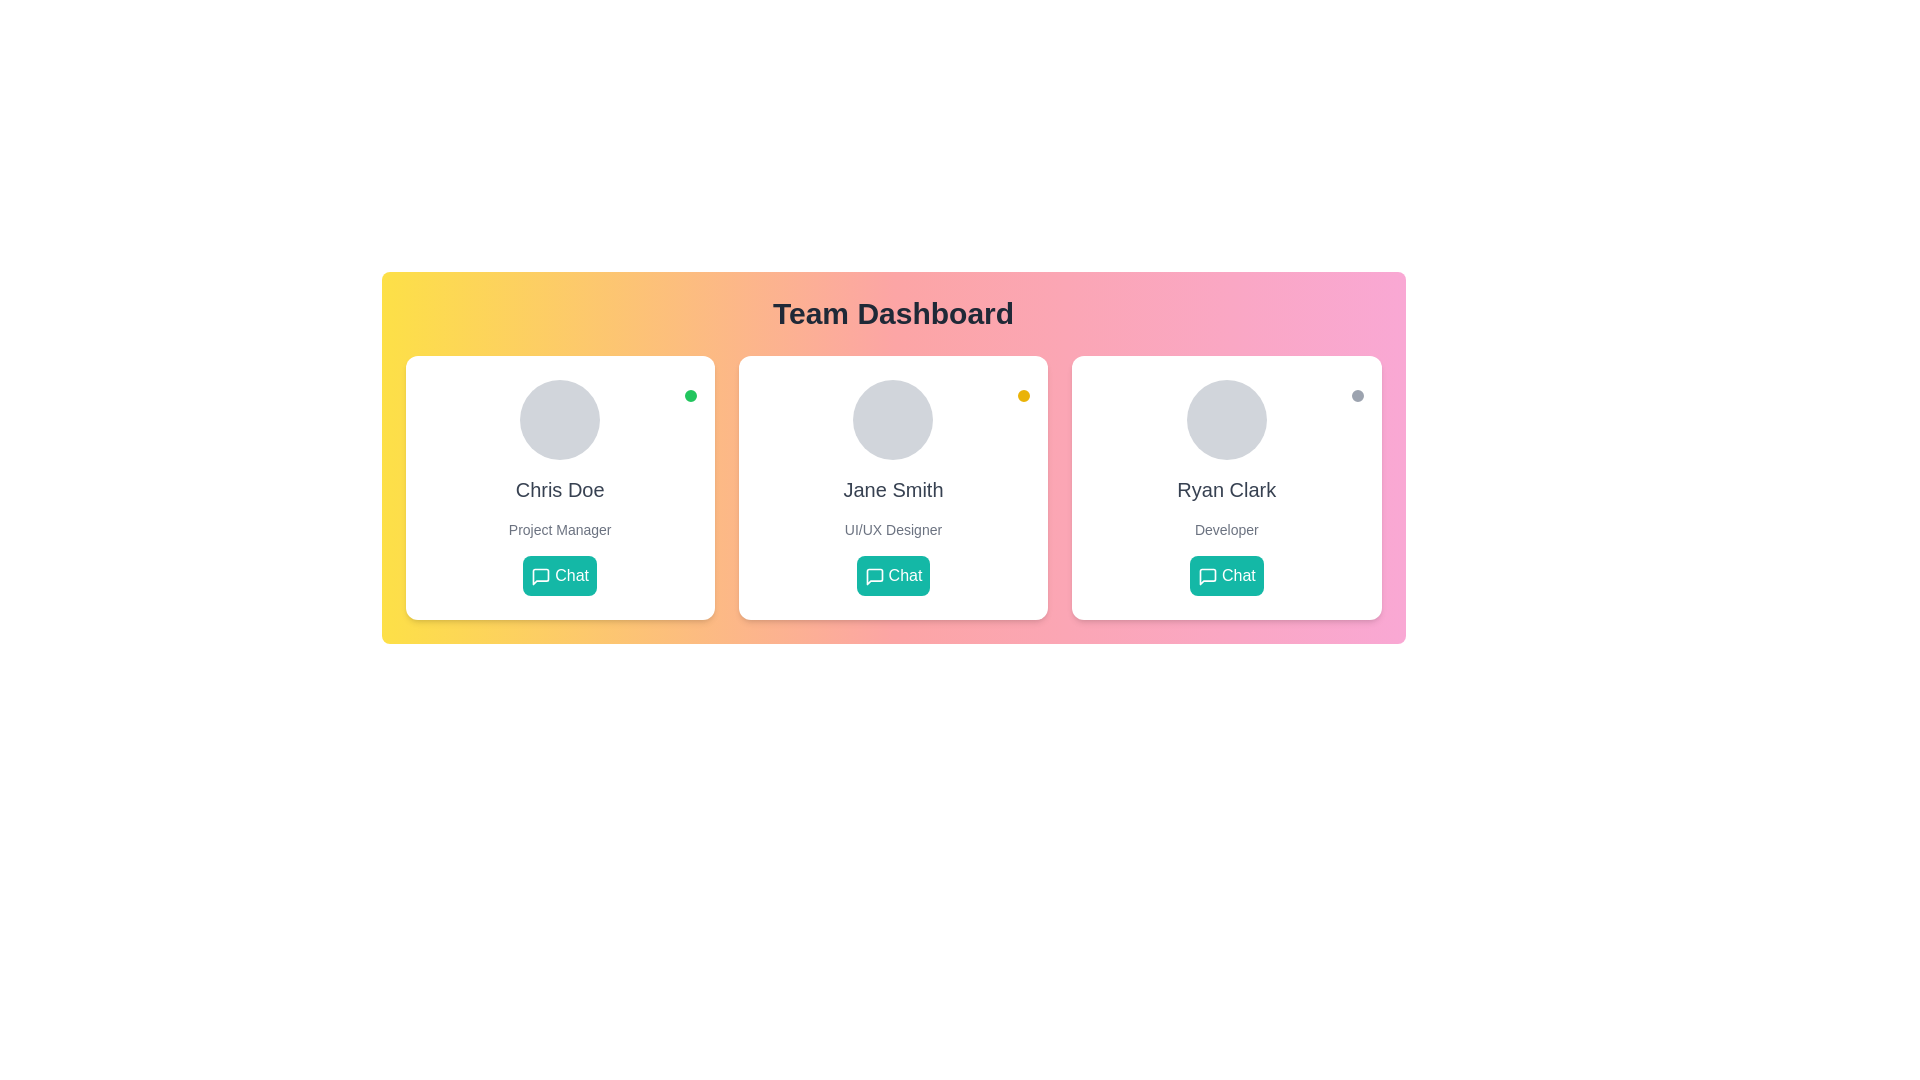  What do you see at coordinates (892, 489) in the screenshot?
I see `text displayed in the text label within the profile card for 'Jane Smith', which is horizontally centered beneath the circular avatar and above the label 'UI/UX Designer'` at bounding box center [892, 489].